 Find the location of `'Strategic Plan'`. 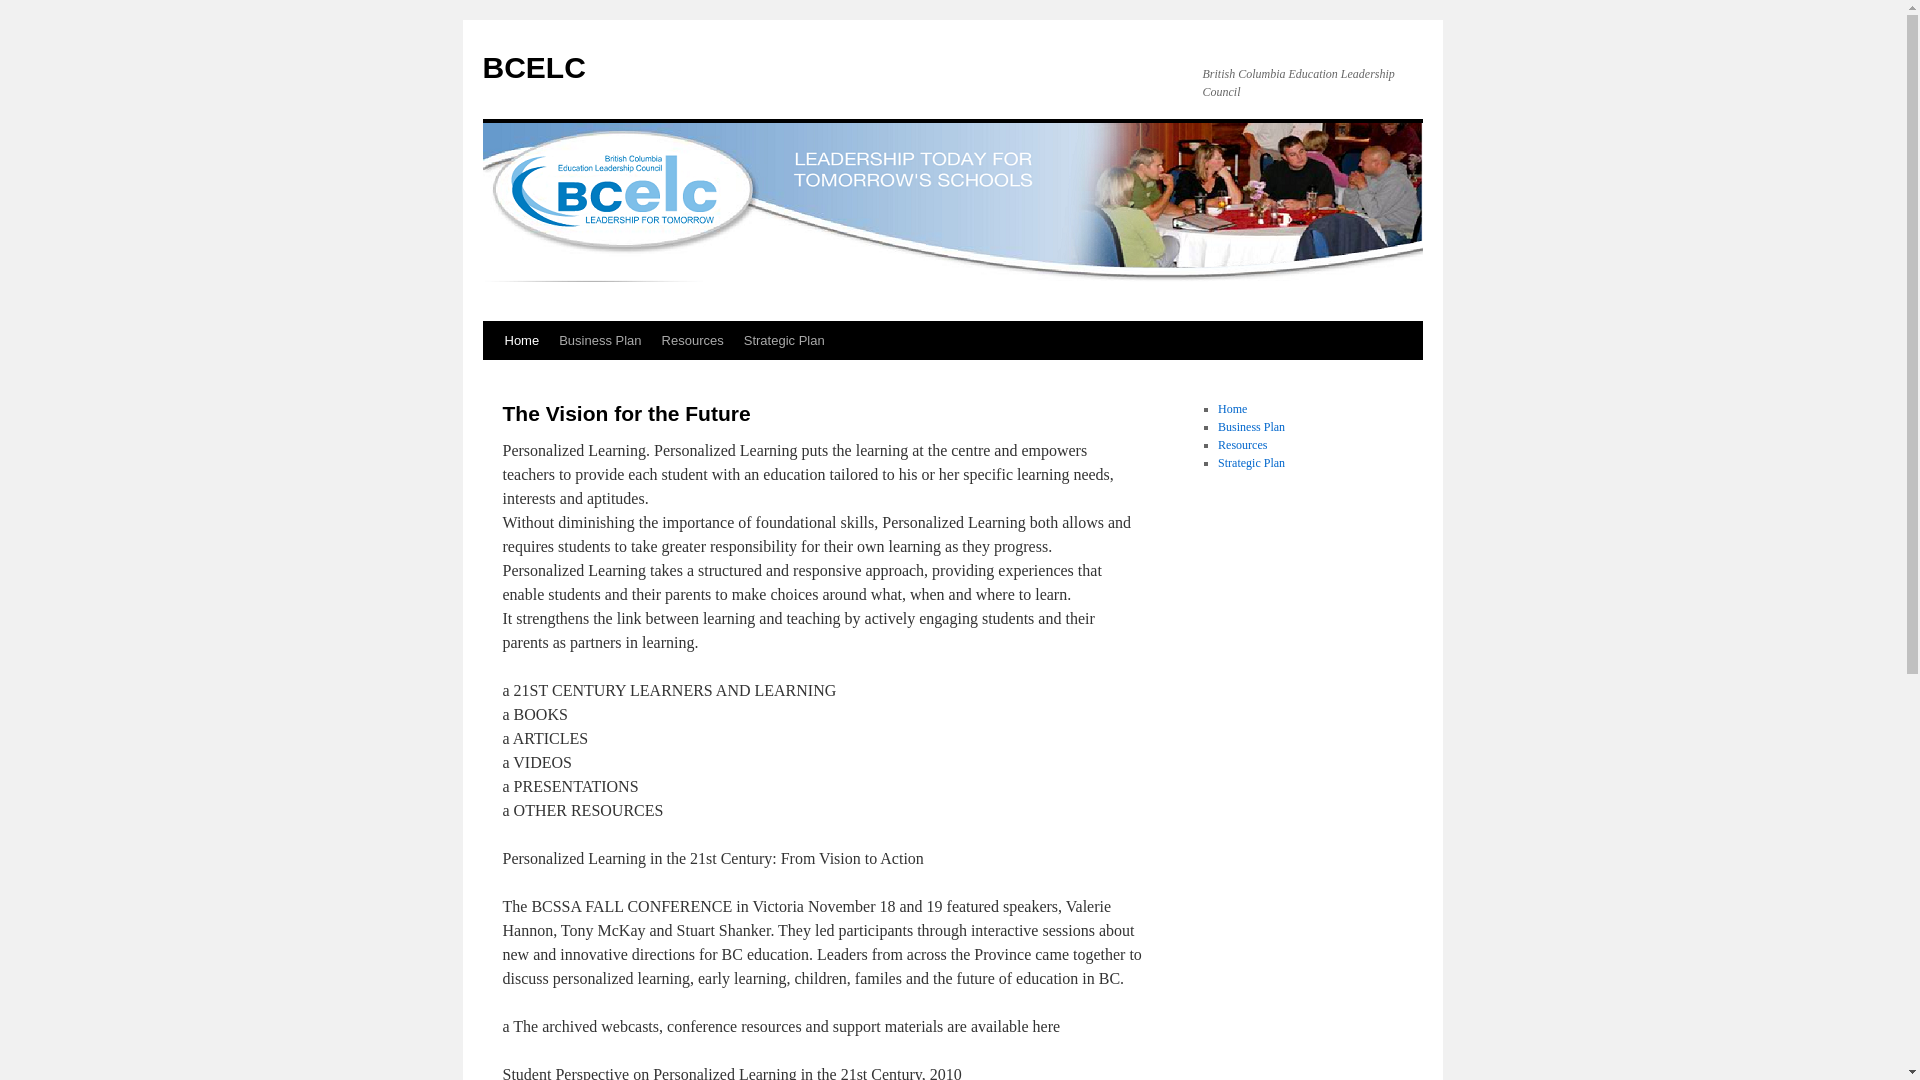

'Strategic Plan' is located at coordinates (1250, 462).